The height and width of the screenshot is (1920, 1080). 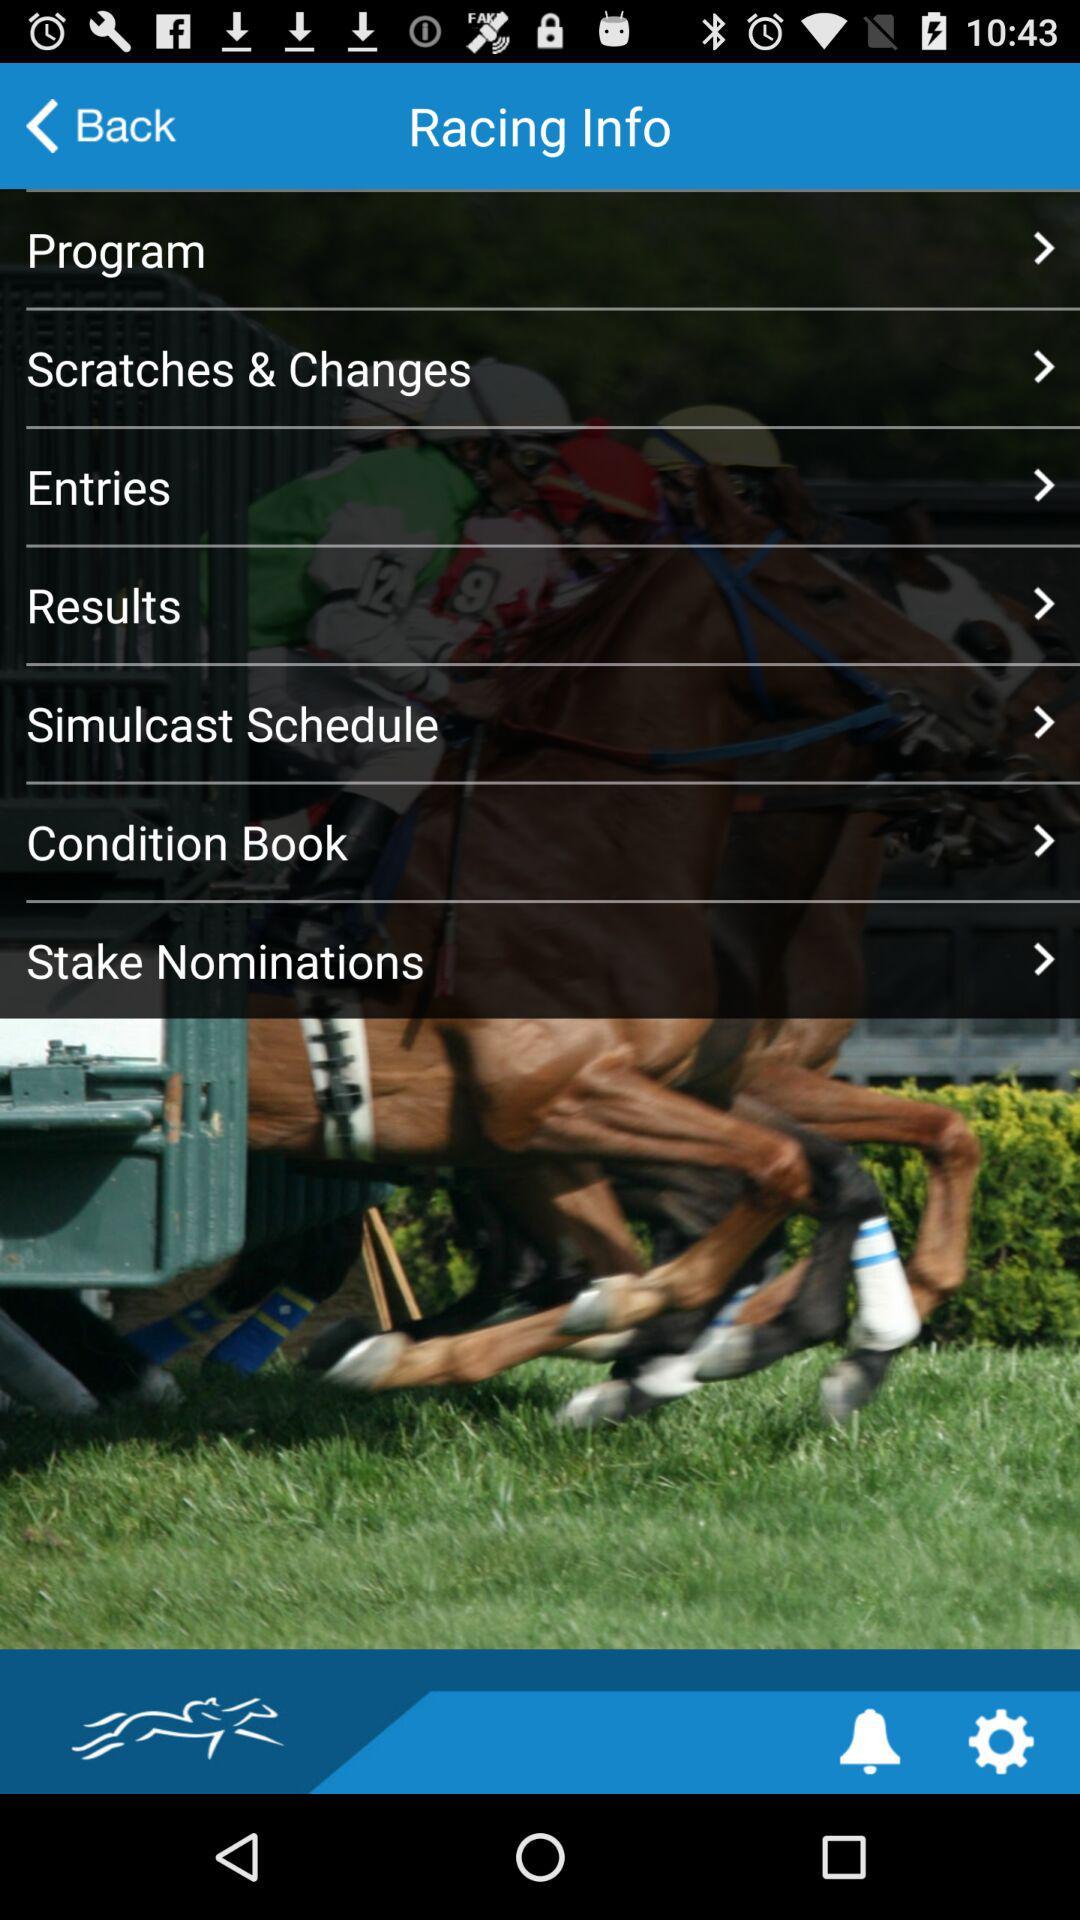 I want to click on notification settings, so click(x=869, y=1740).